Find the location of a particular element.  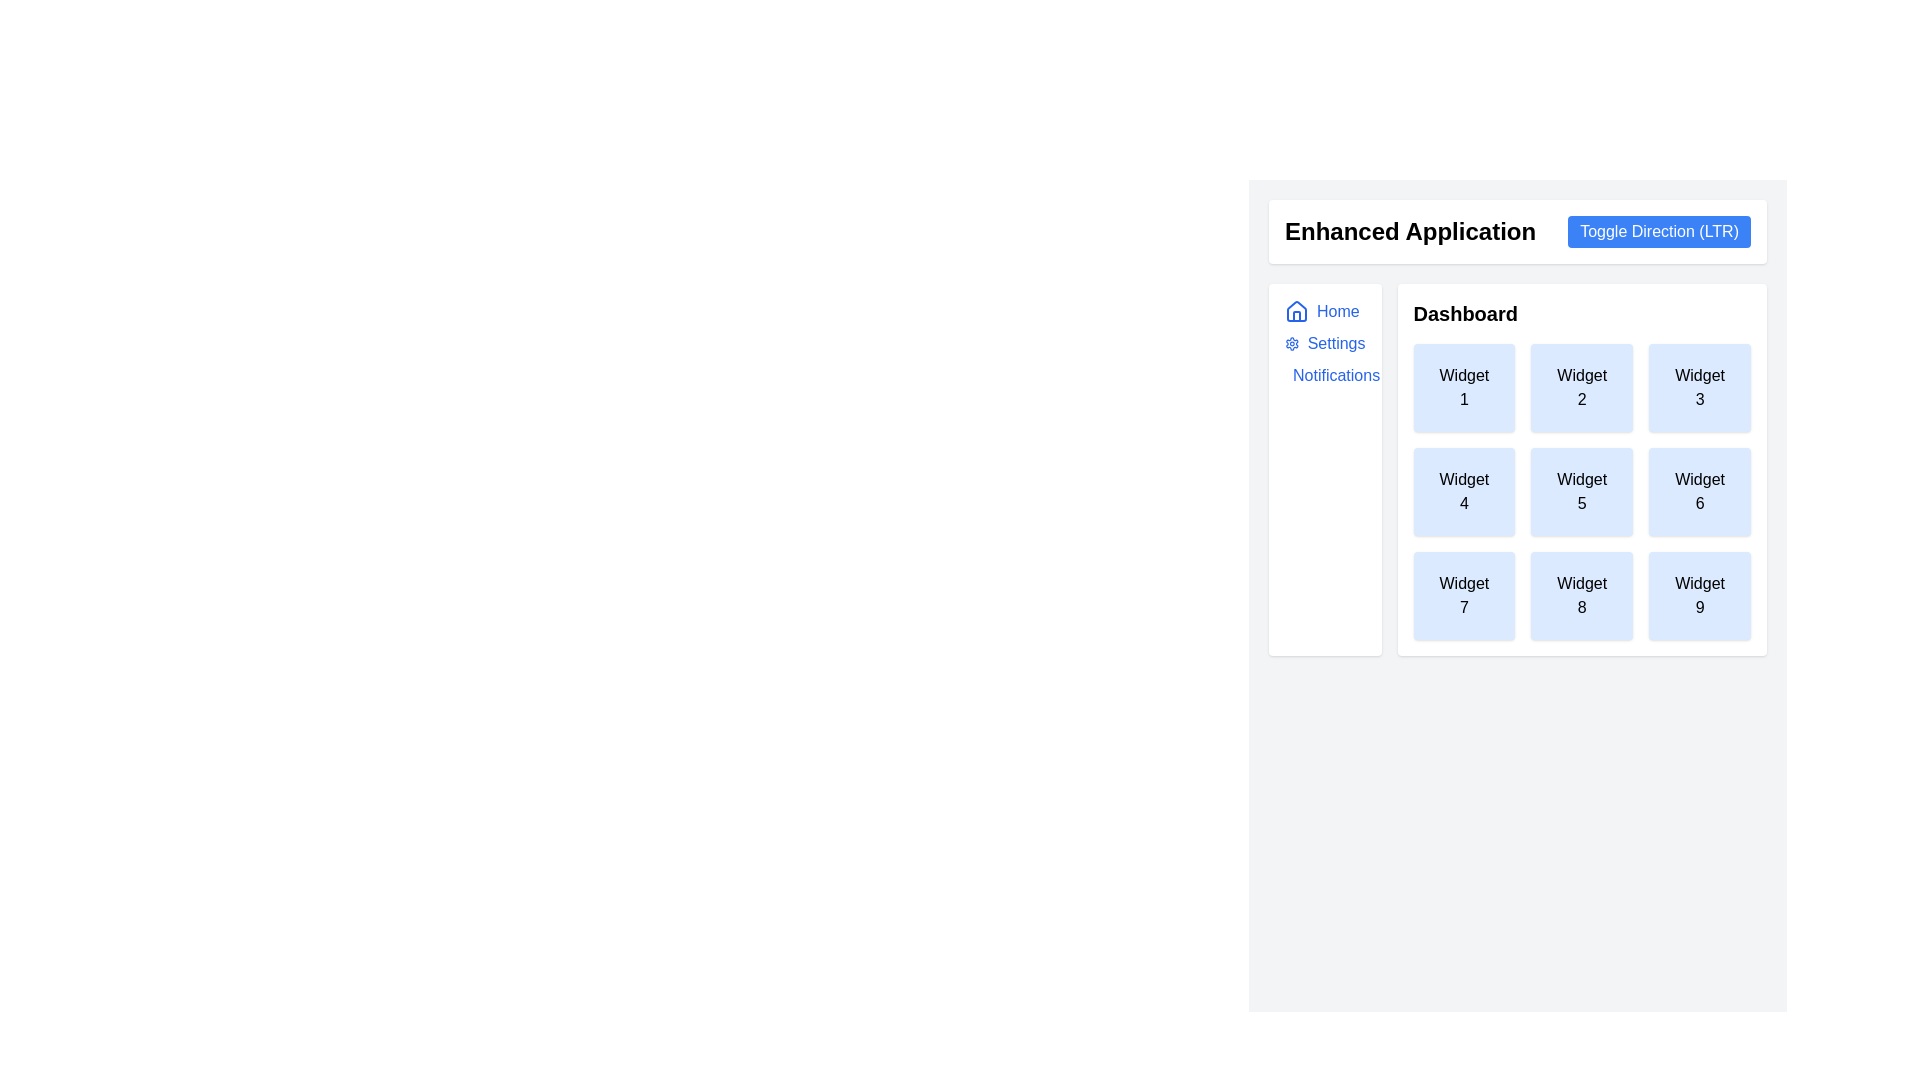

the 'Widget 7' button located in the third row, first column of the grid layout is located at coordinates (1464, 595).